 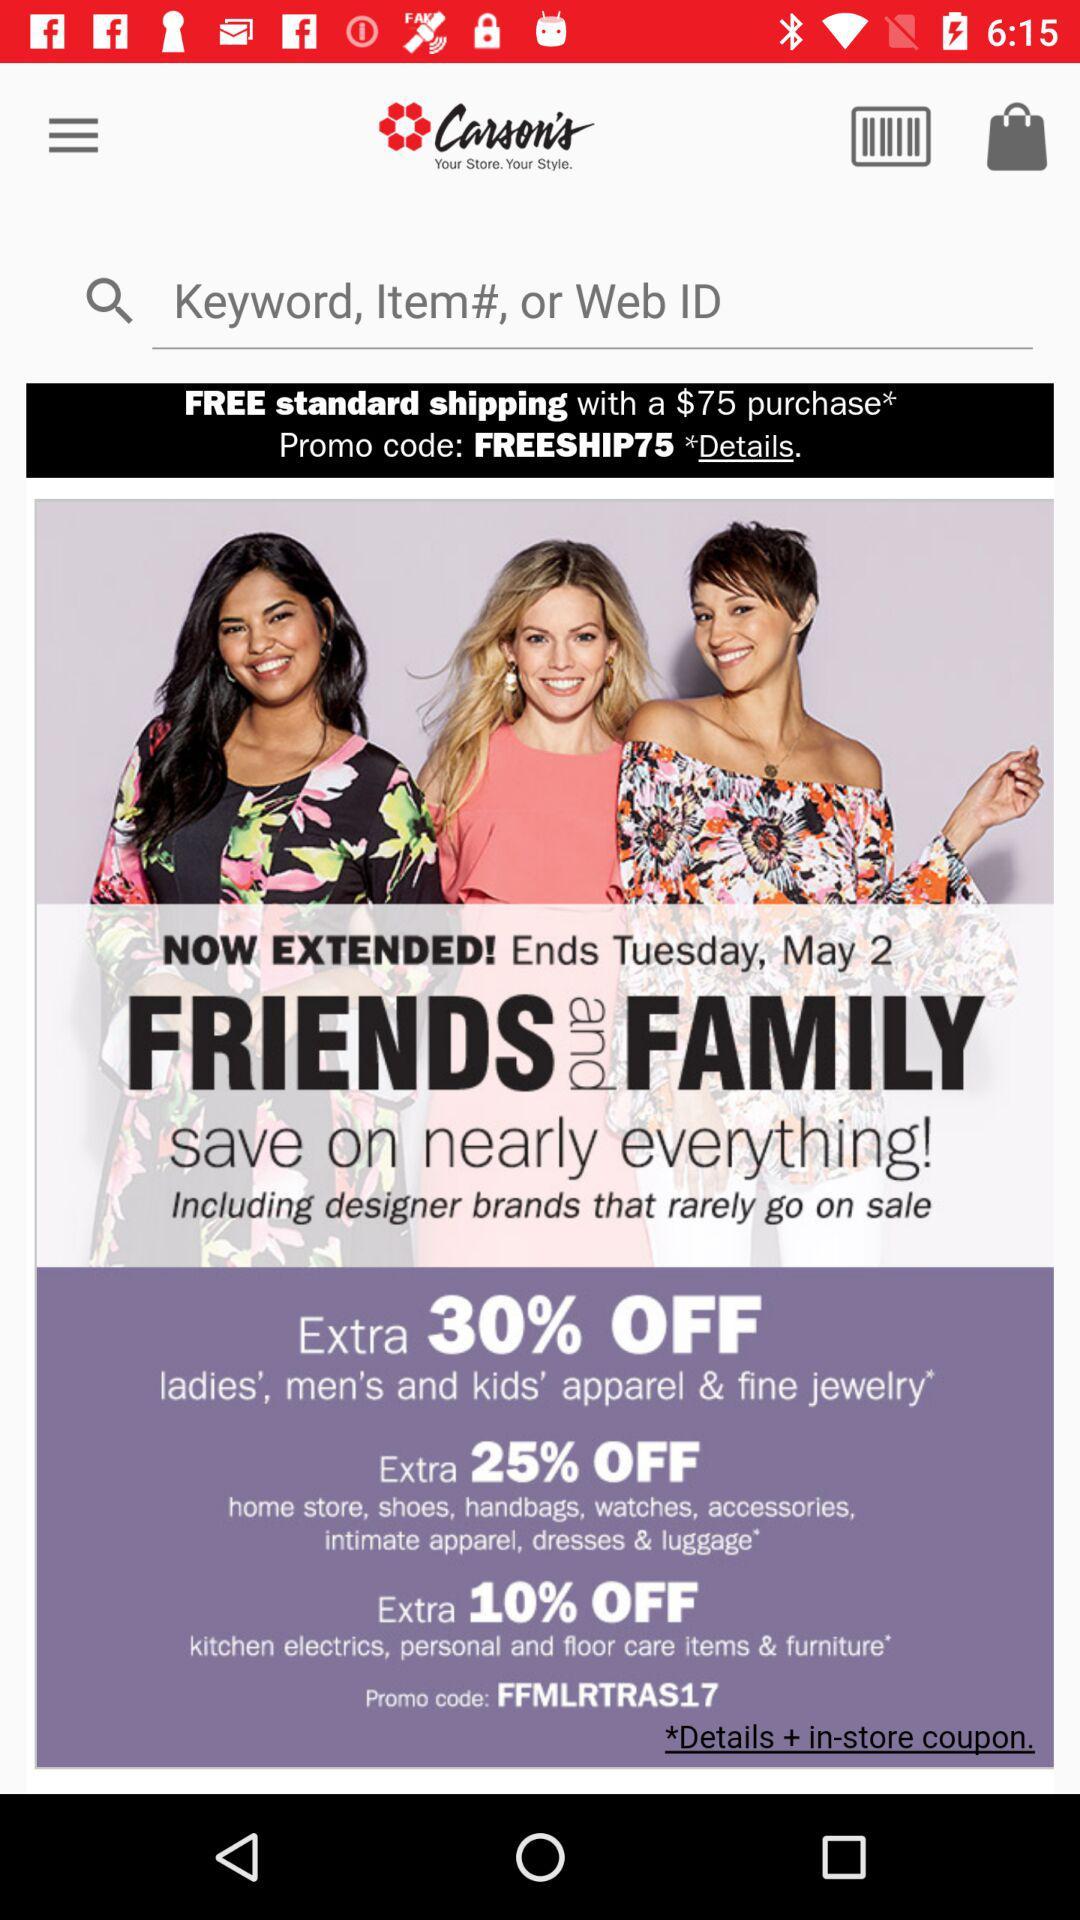 What do you see at coordinates (591, 298) in the screenshot?
I see `search` at bounding box center [591, 298].